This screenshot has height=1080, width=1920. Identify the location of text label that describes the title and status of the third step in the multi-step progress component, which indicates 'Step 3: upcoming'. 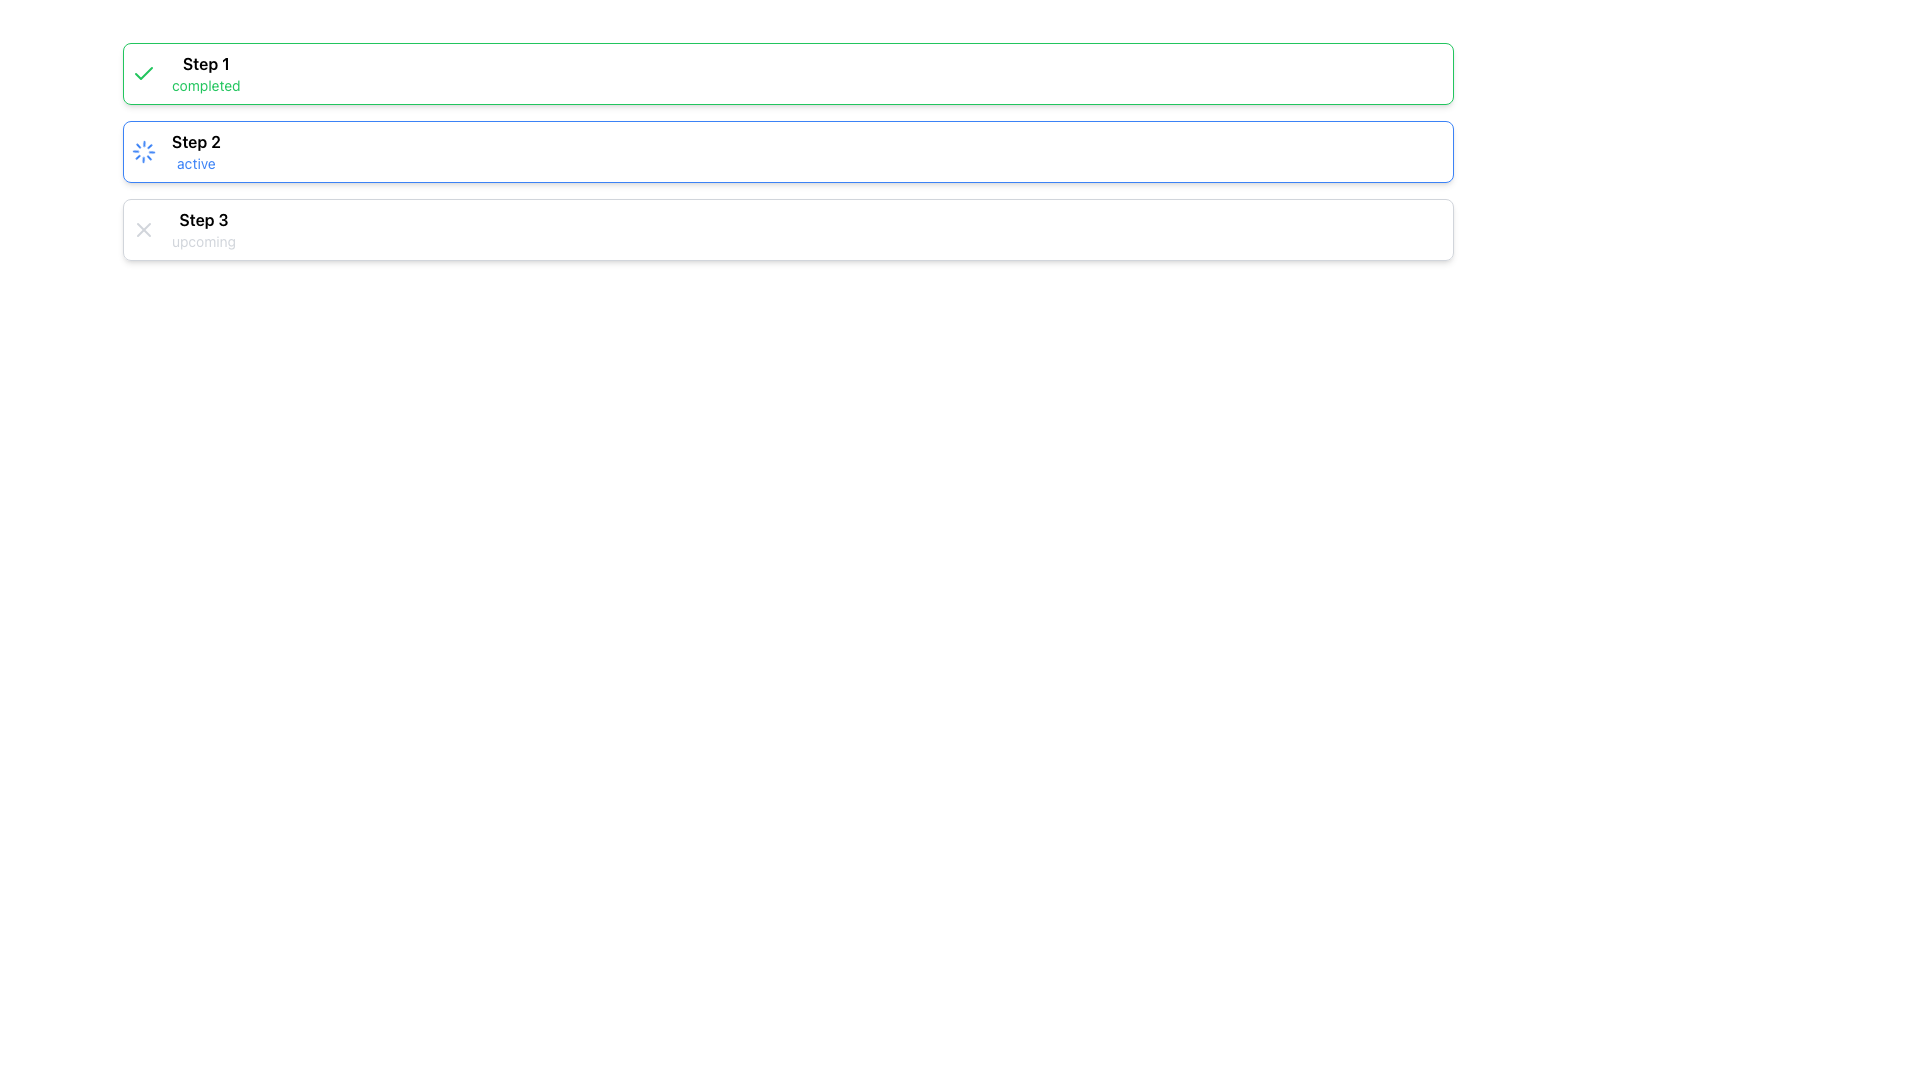
(203, 229).